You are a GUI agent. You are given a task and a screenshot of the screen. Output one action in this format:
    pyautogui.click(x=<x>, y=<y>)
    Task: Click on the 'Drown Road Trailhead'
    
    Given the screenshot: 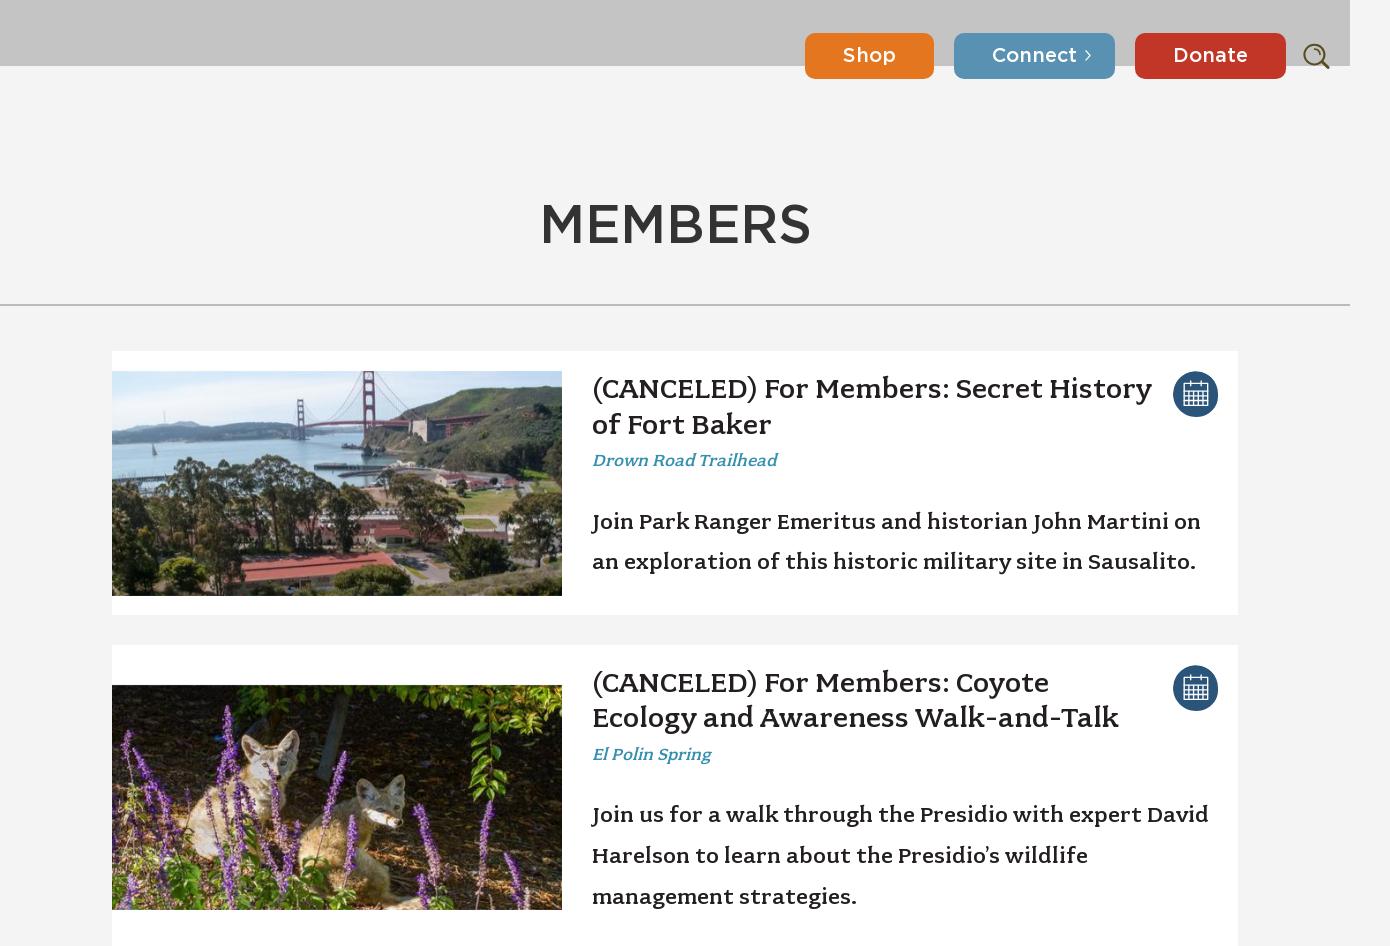 What is the action you would take?
    pyautogui.click(x=592, y=459)
    